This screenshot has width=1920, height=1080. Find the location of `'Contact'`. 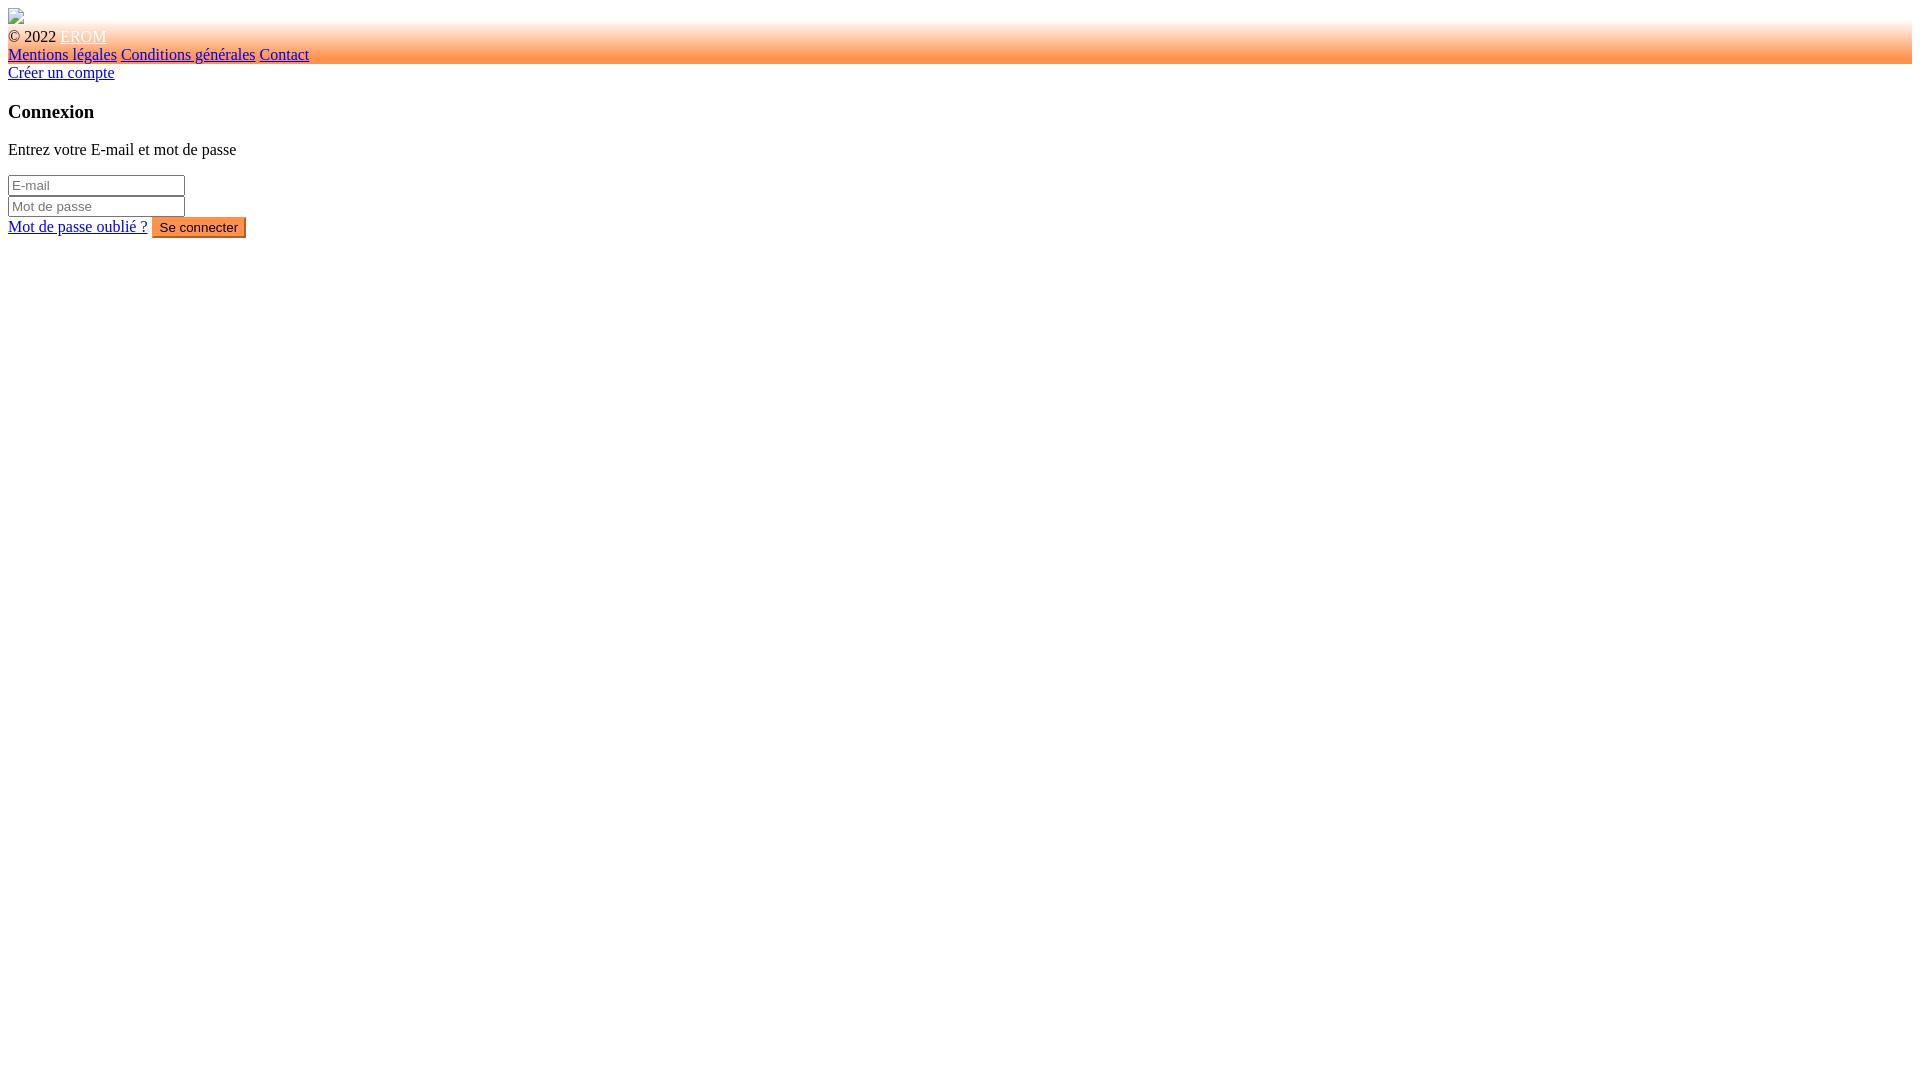

'Contact' is located at coordinates (283, 53).